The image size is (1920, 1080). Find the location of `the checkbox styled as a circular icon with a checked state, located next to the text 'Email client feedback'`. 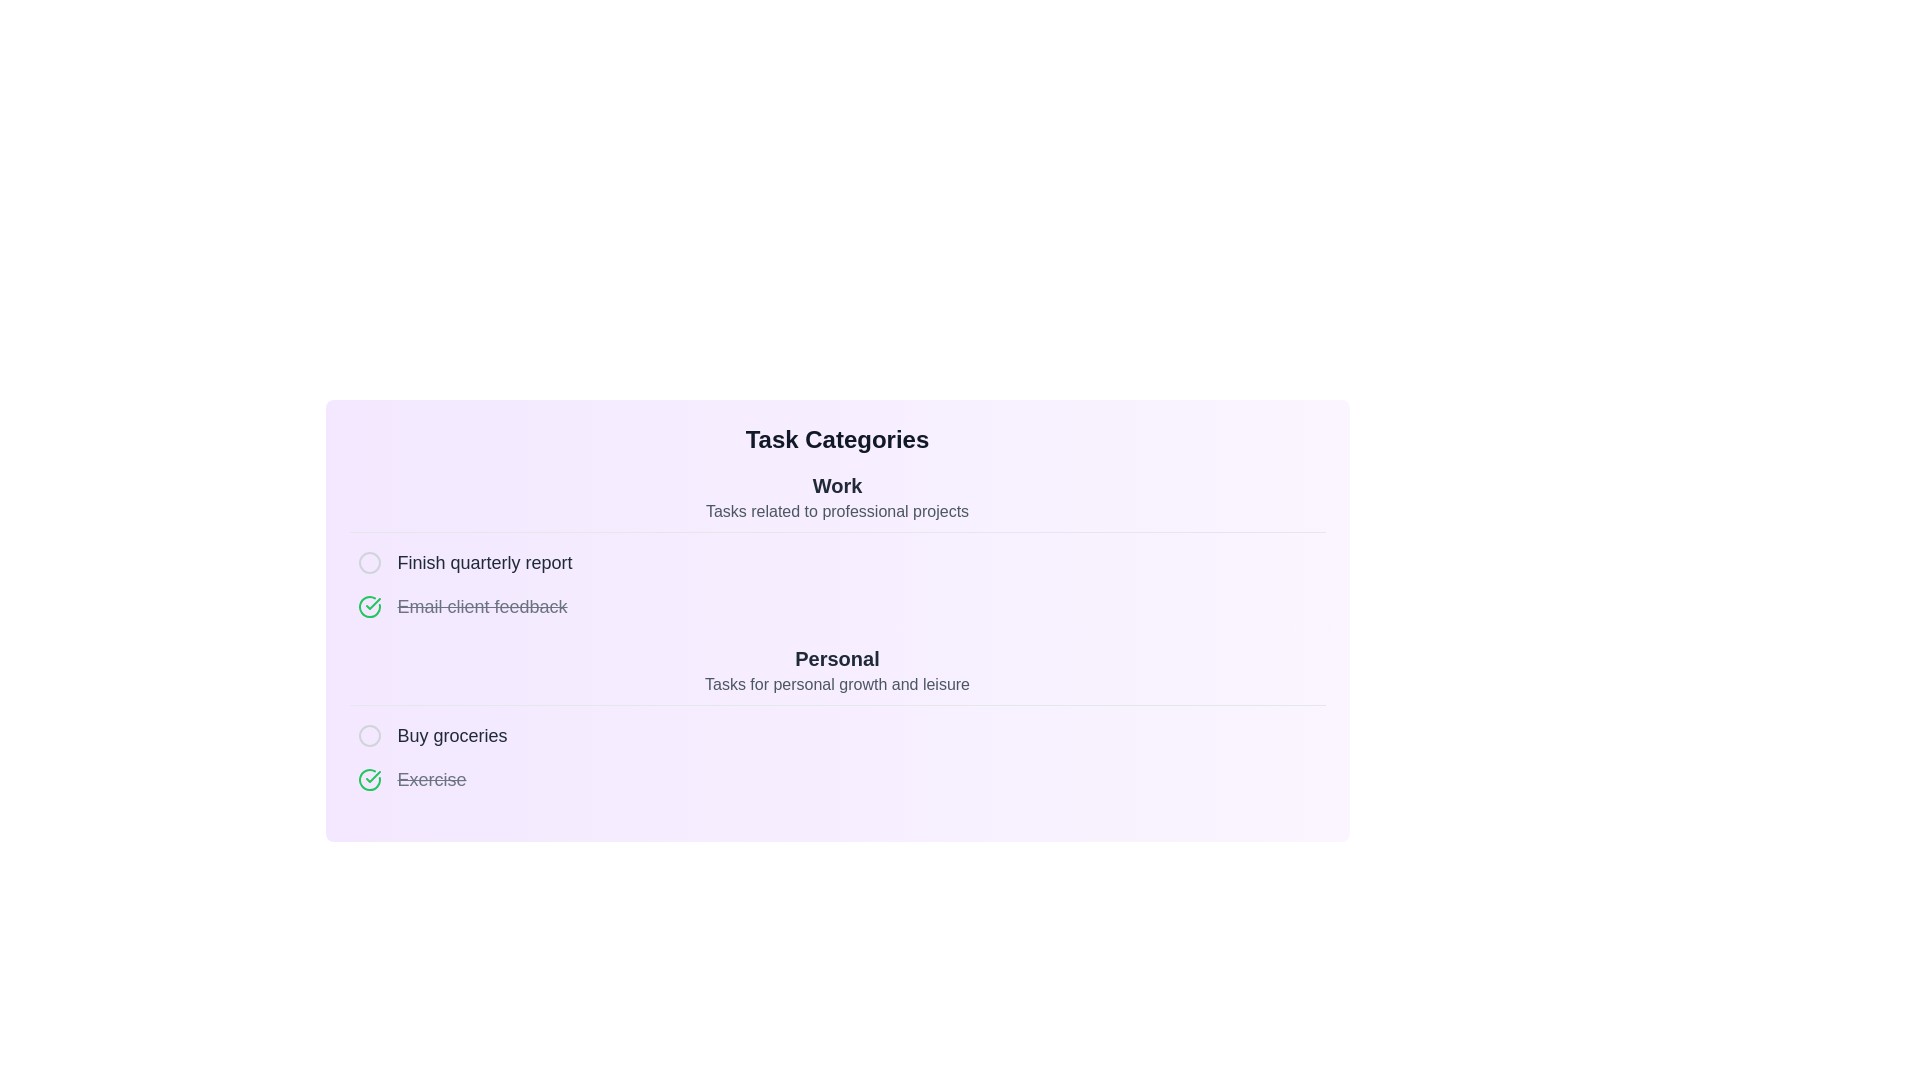

the checkbox styled as a circular icon with a checked state, located next to the text 'Email client feedback' is located at coordinates (369, 605).